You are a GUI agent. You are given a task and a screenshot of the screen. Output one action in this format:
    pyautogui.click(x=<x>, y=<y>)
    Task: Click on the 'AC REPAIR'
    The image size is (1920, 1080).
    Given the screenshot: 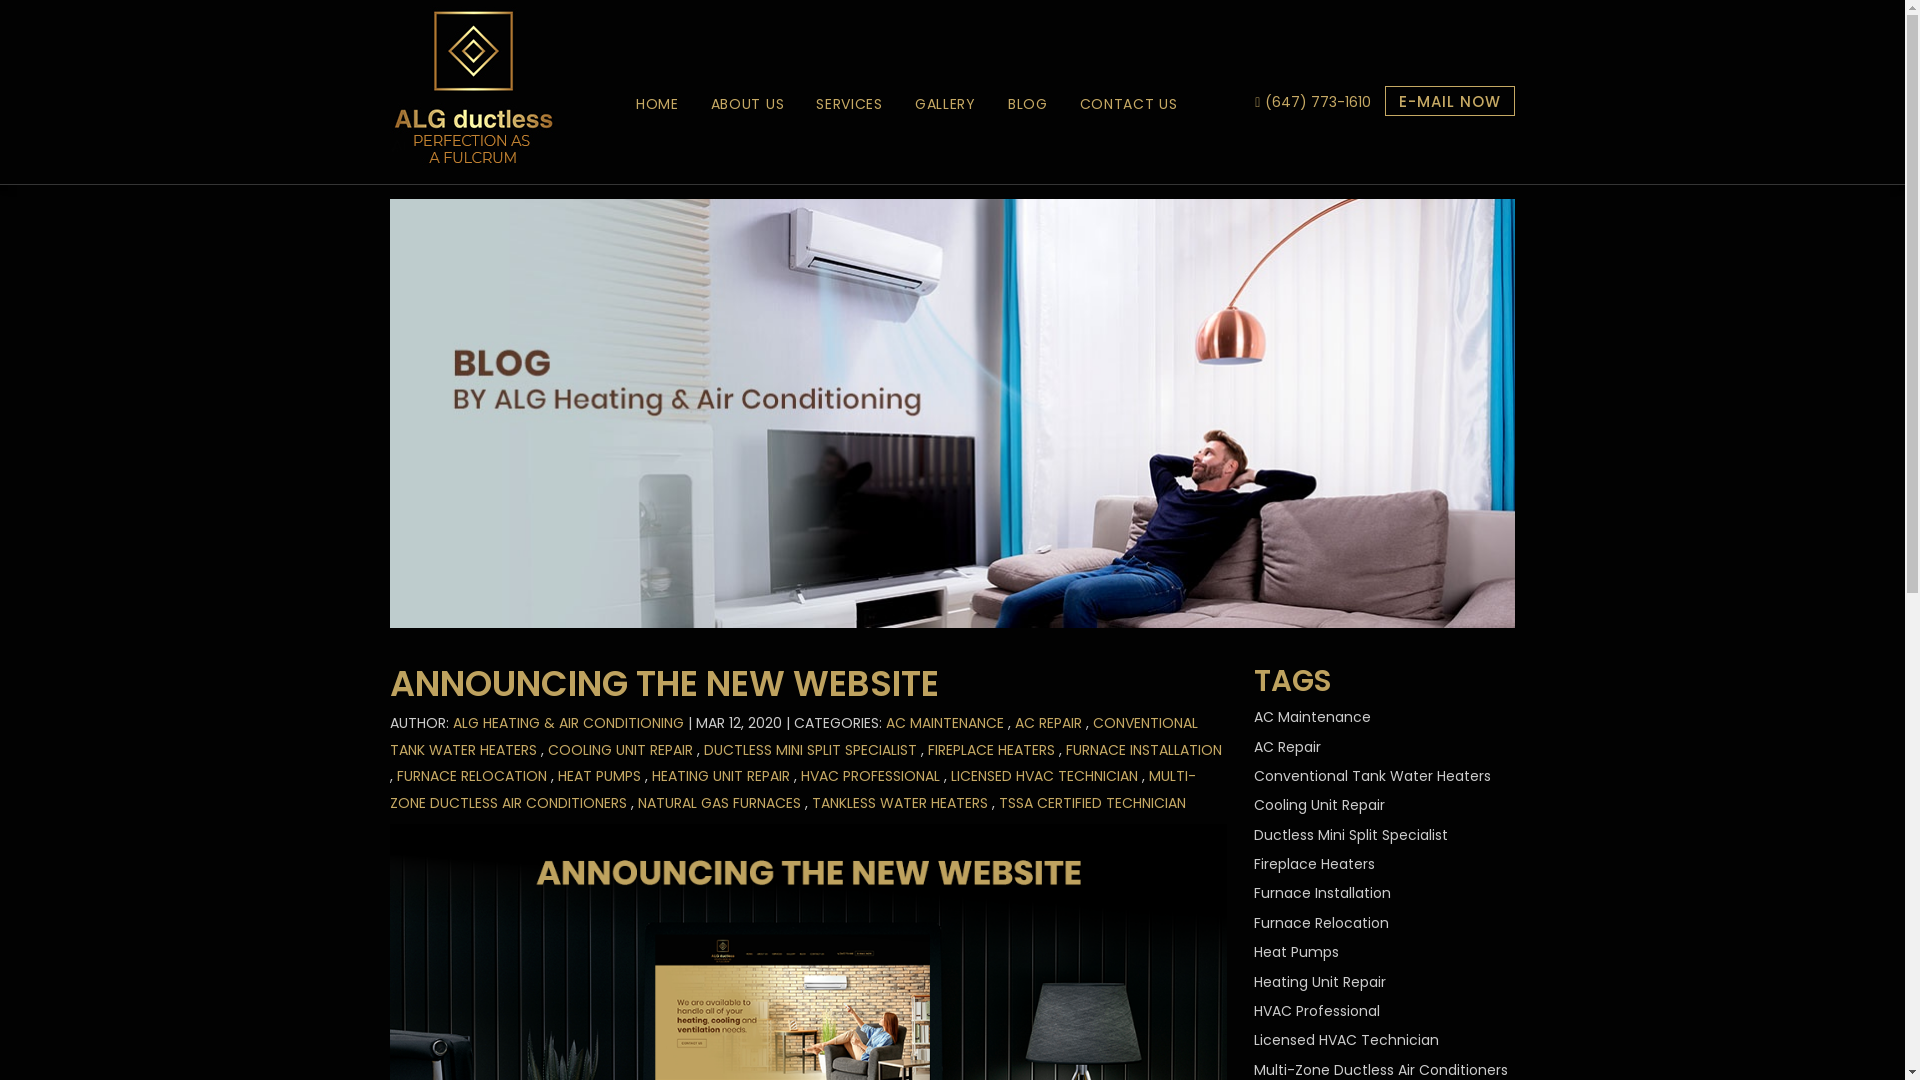 What is the action you would take?
    pyautogui.click(x=1047, y=722)
    